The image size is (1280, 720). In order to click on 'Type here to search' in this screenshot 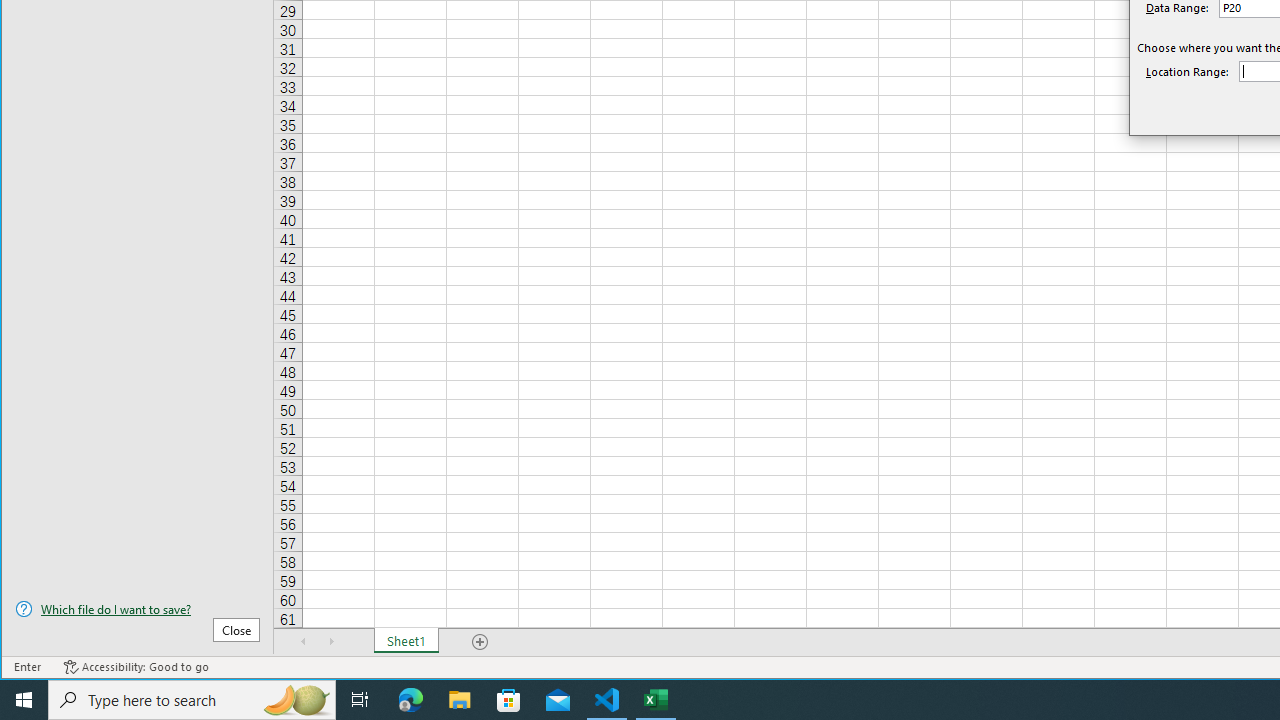, I will do `click(192, 698)`.